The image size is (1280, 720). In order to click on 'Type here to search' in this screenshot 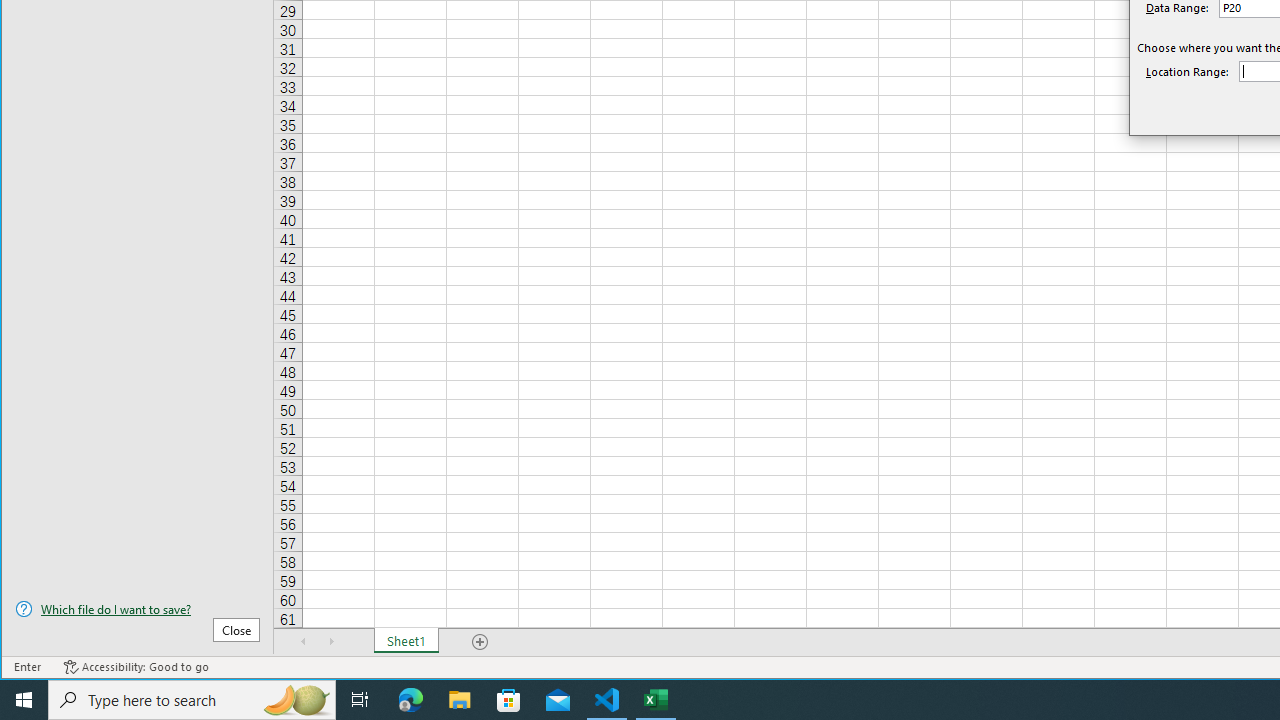, I will do `click(192, 698)`.